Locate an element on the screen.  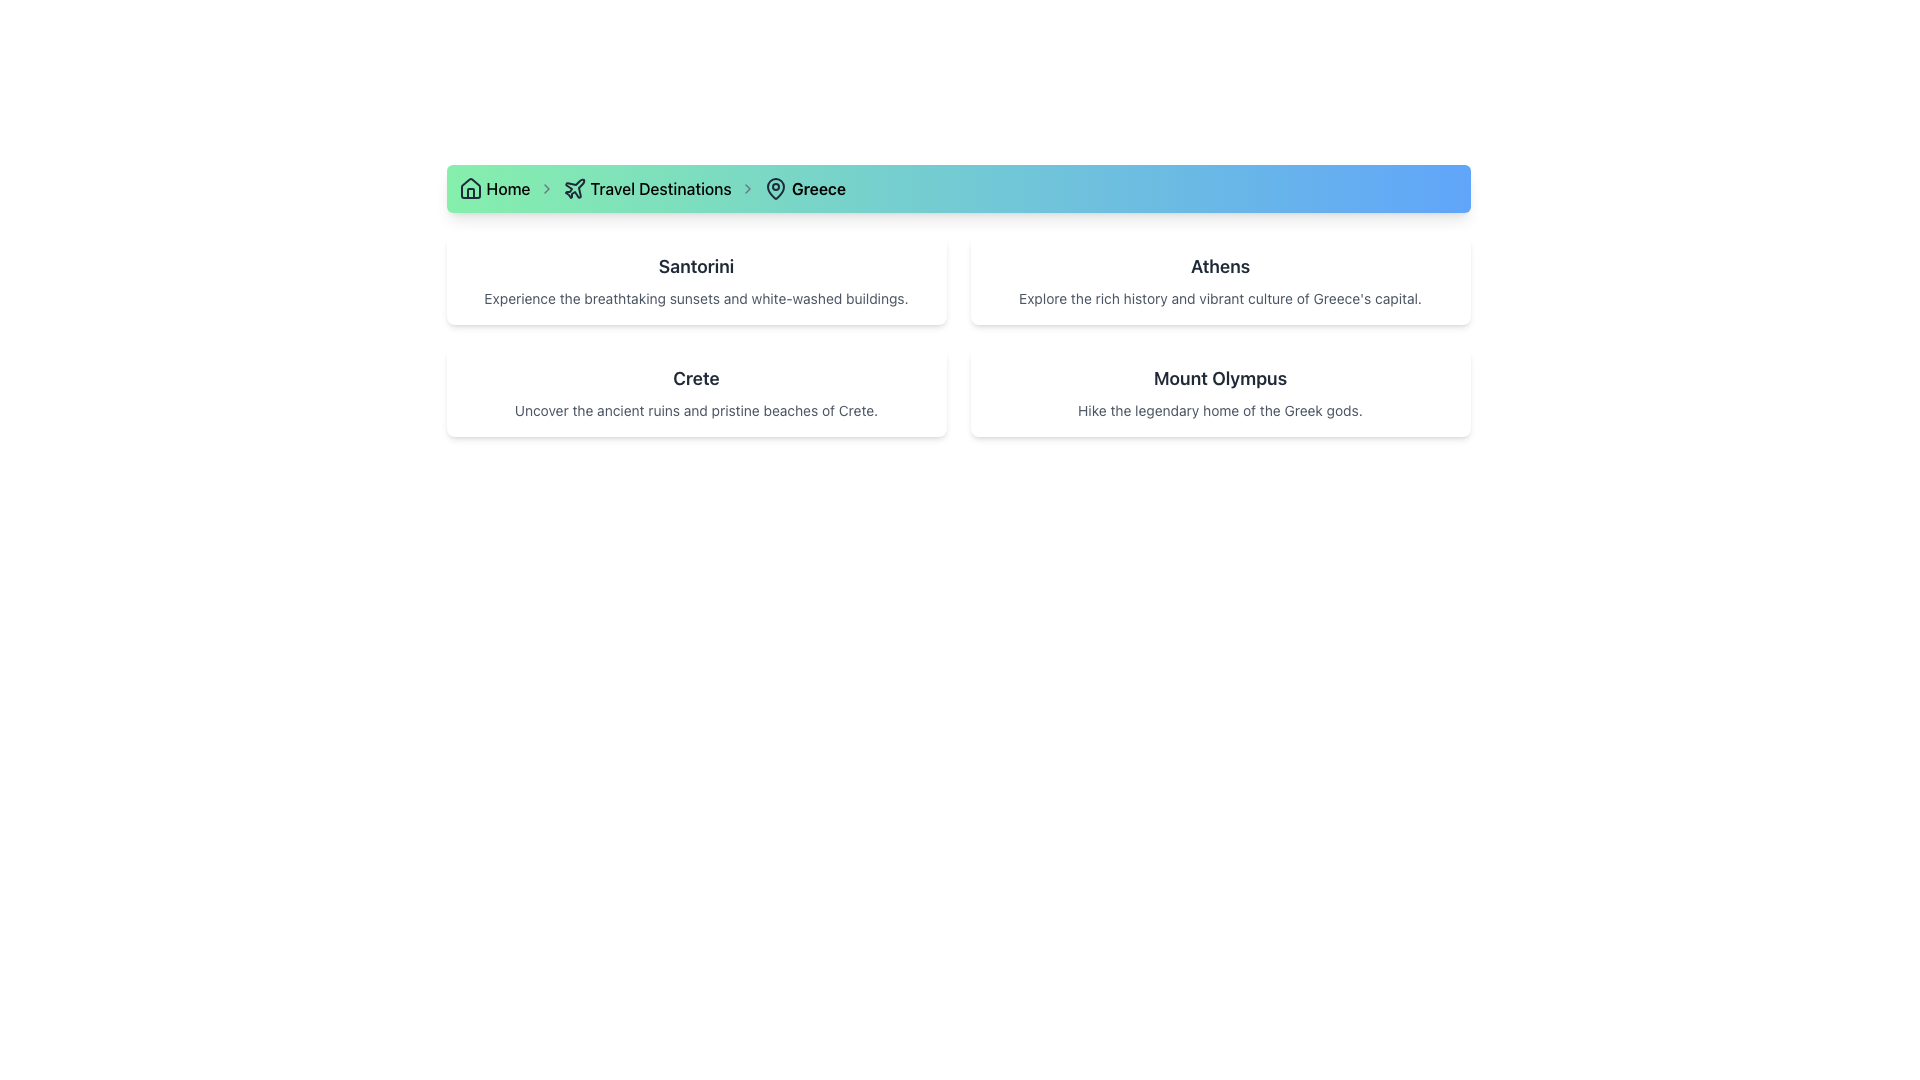
the Breadcrumb Navigation Bar is located at coordinates (957, 189).